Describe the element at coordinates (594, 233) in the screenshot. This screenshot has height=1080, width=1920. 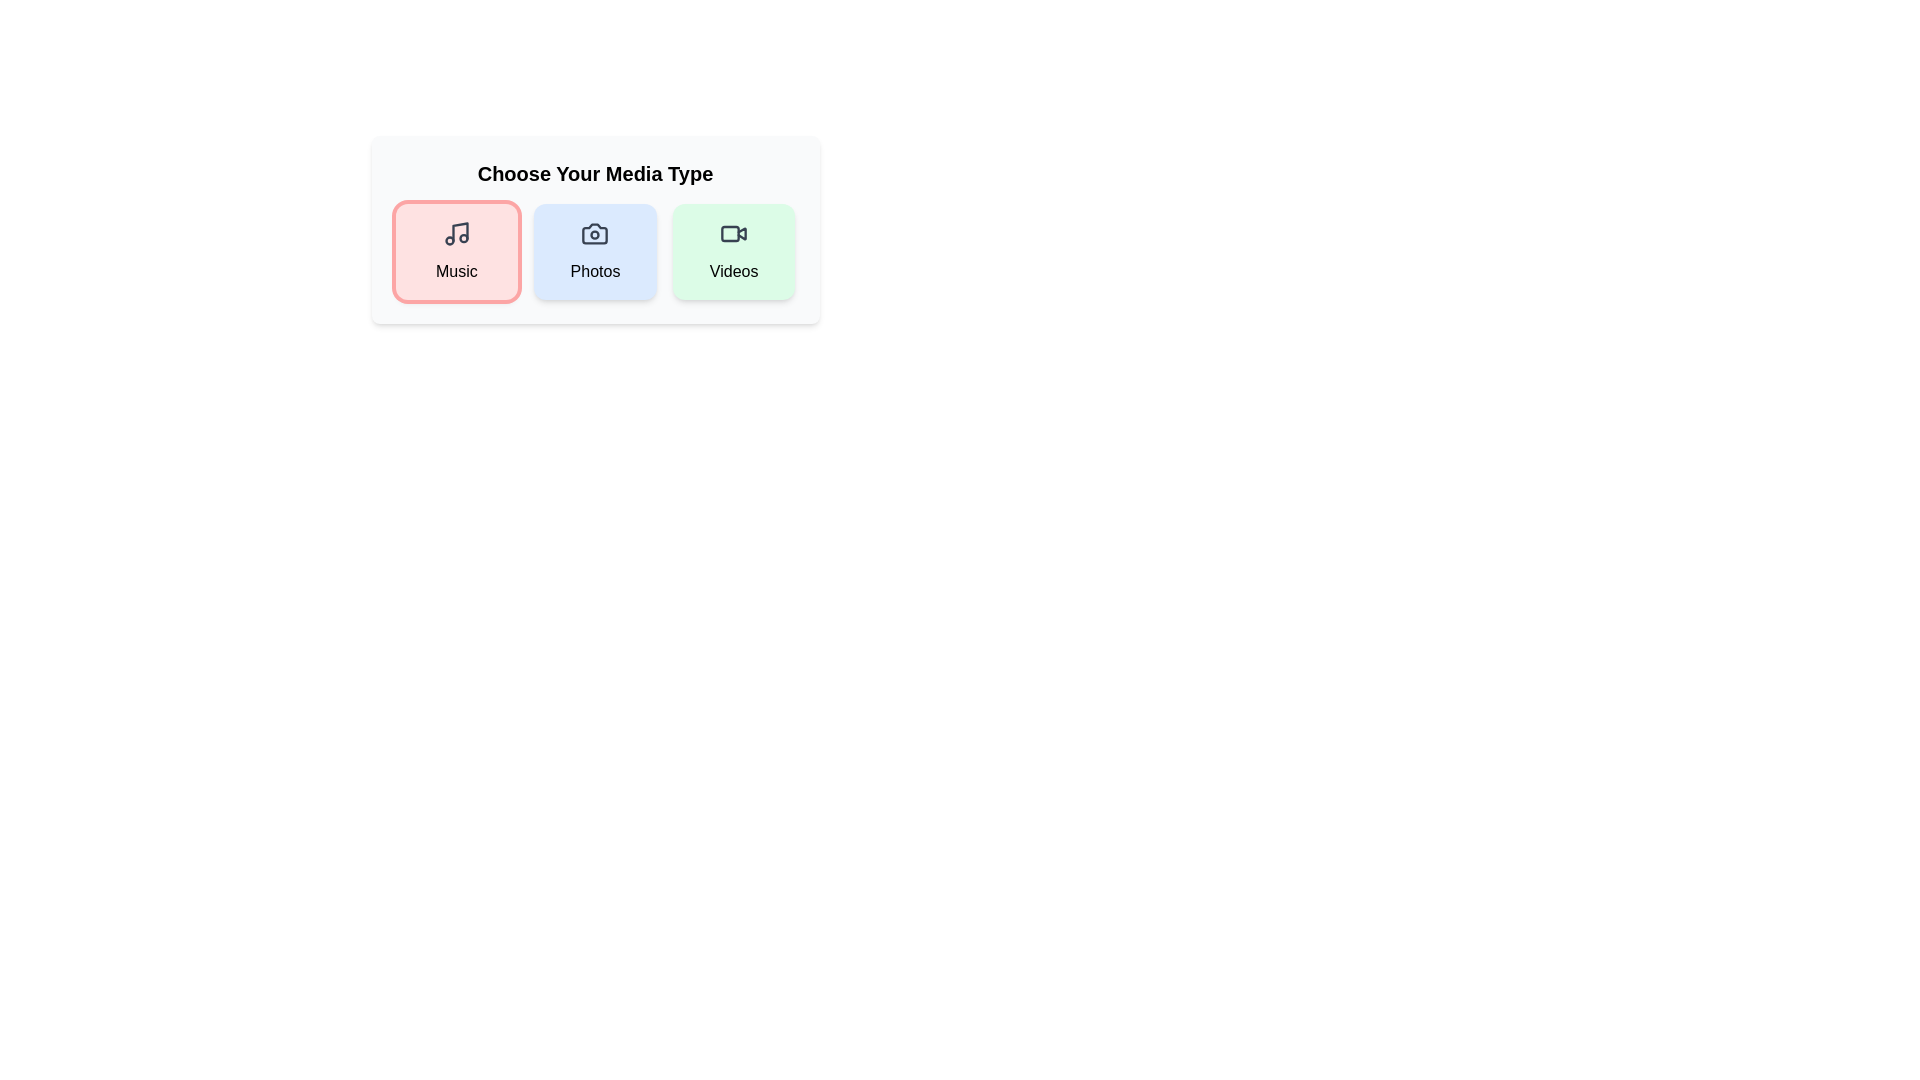
I see `the camera icon in the 'Photos' section, which has a dark gray color and is positioned above the text 'Photos' in the media type selection interface` at that location.